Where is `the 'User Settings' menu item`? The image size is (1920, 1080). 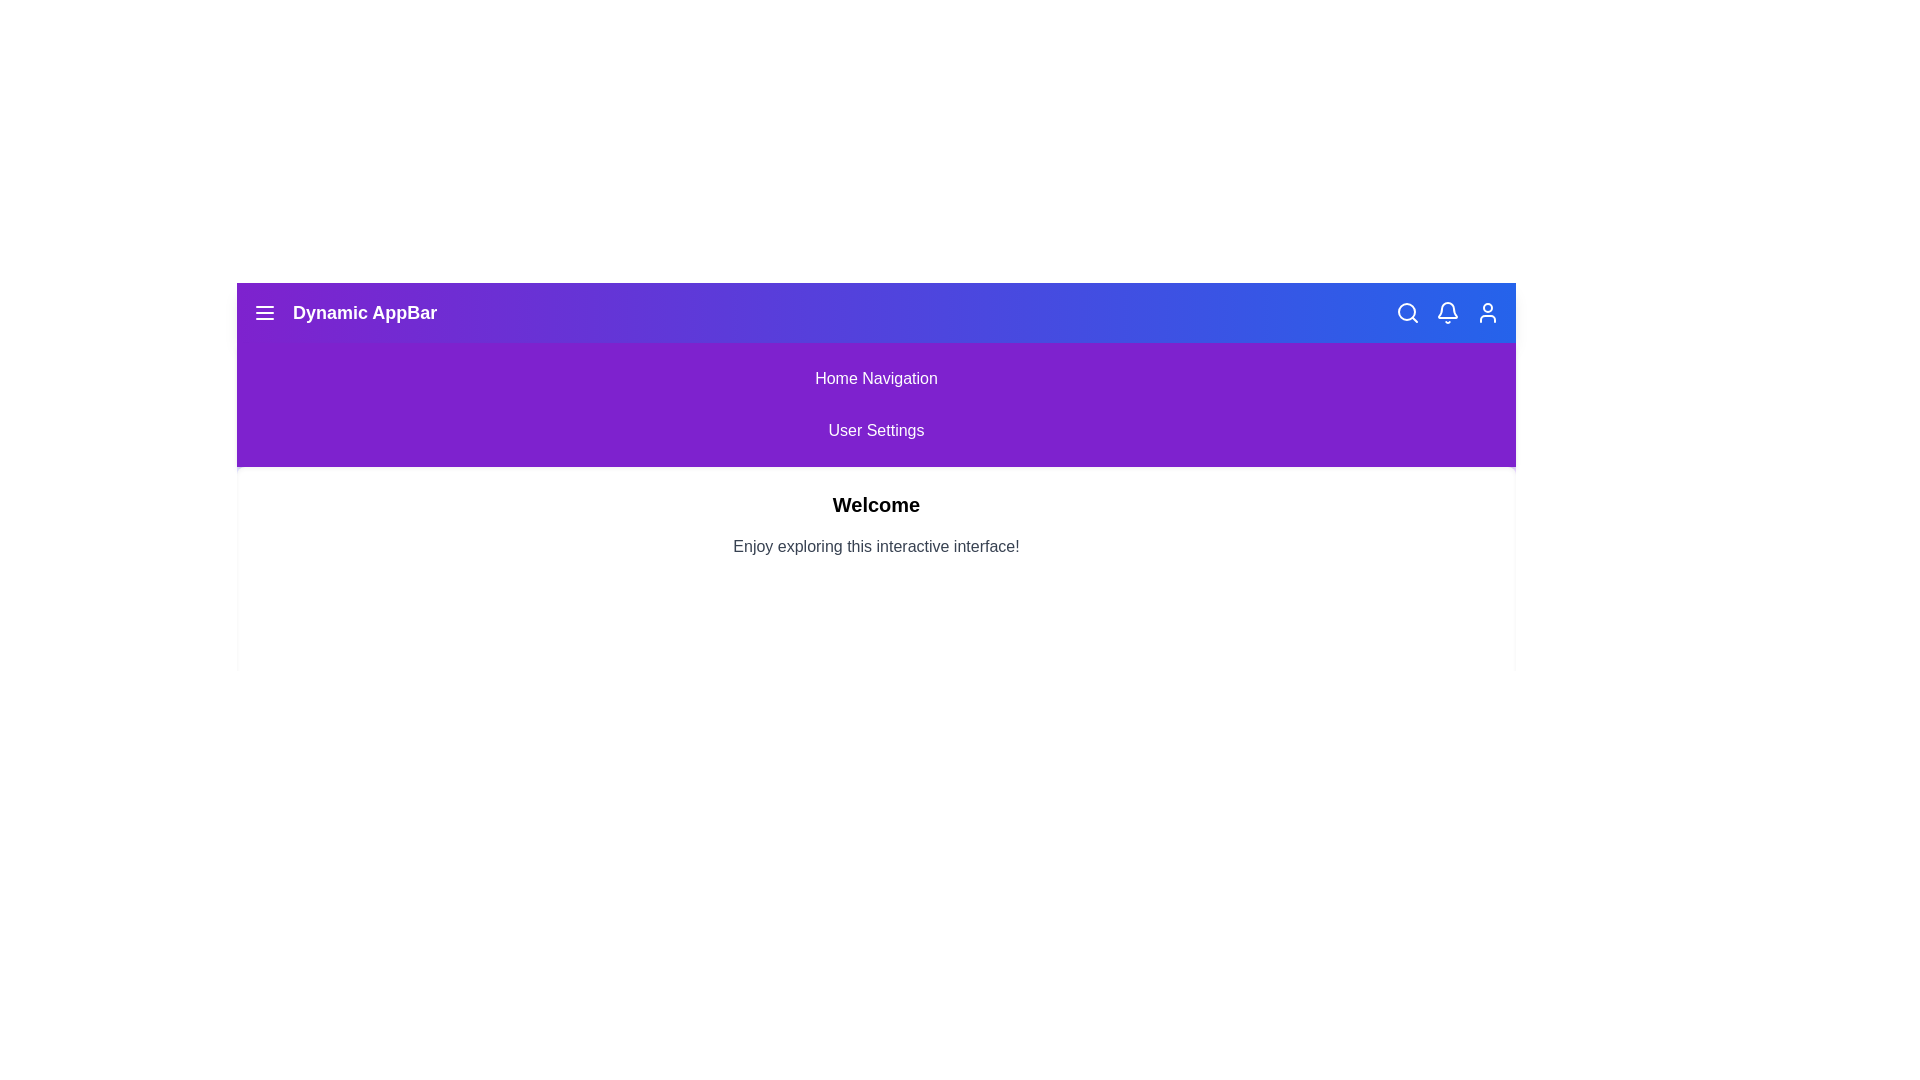
the 'User Settings' menu item is located at coordinates (876, 430).